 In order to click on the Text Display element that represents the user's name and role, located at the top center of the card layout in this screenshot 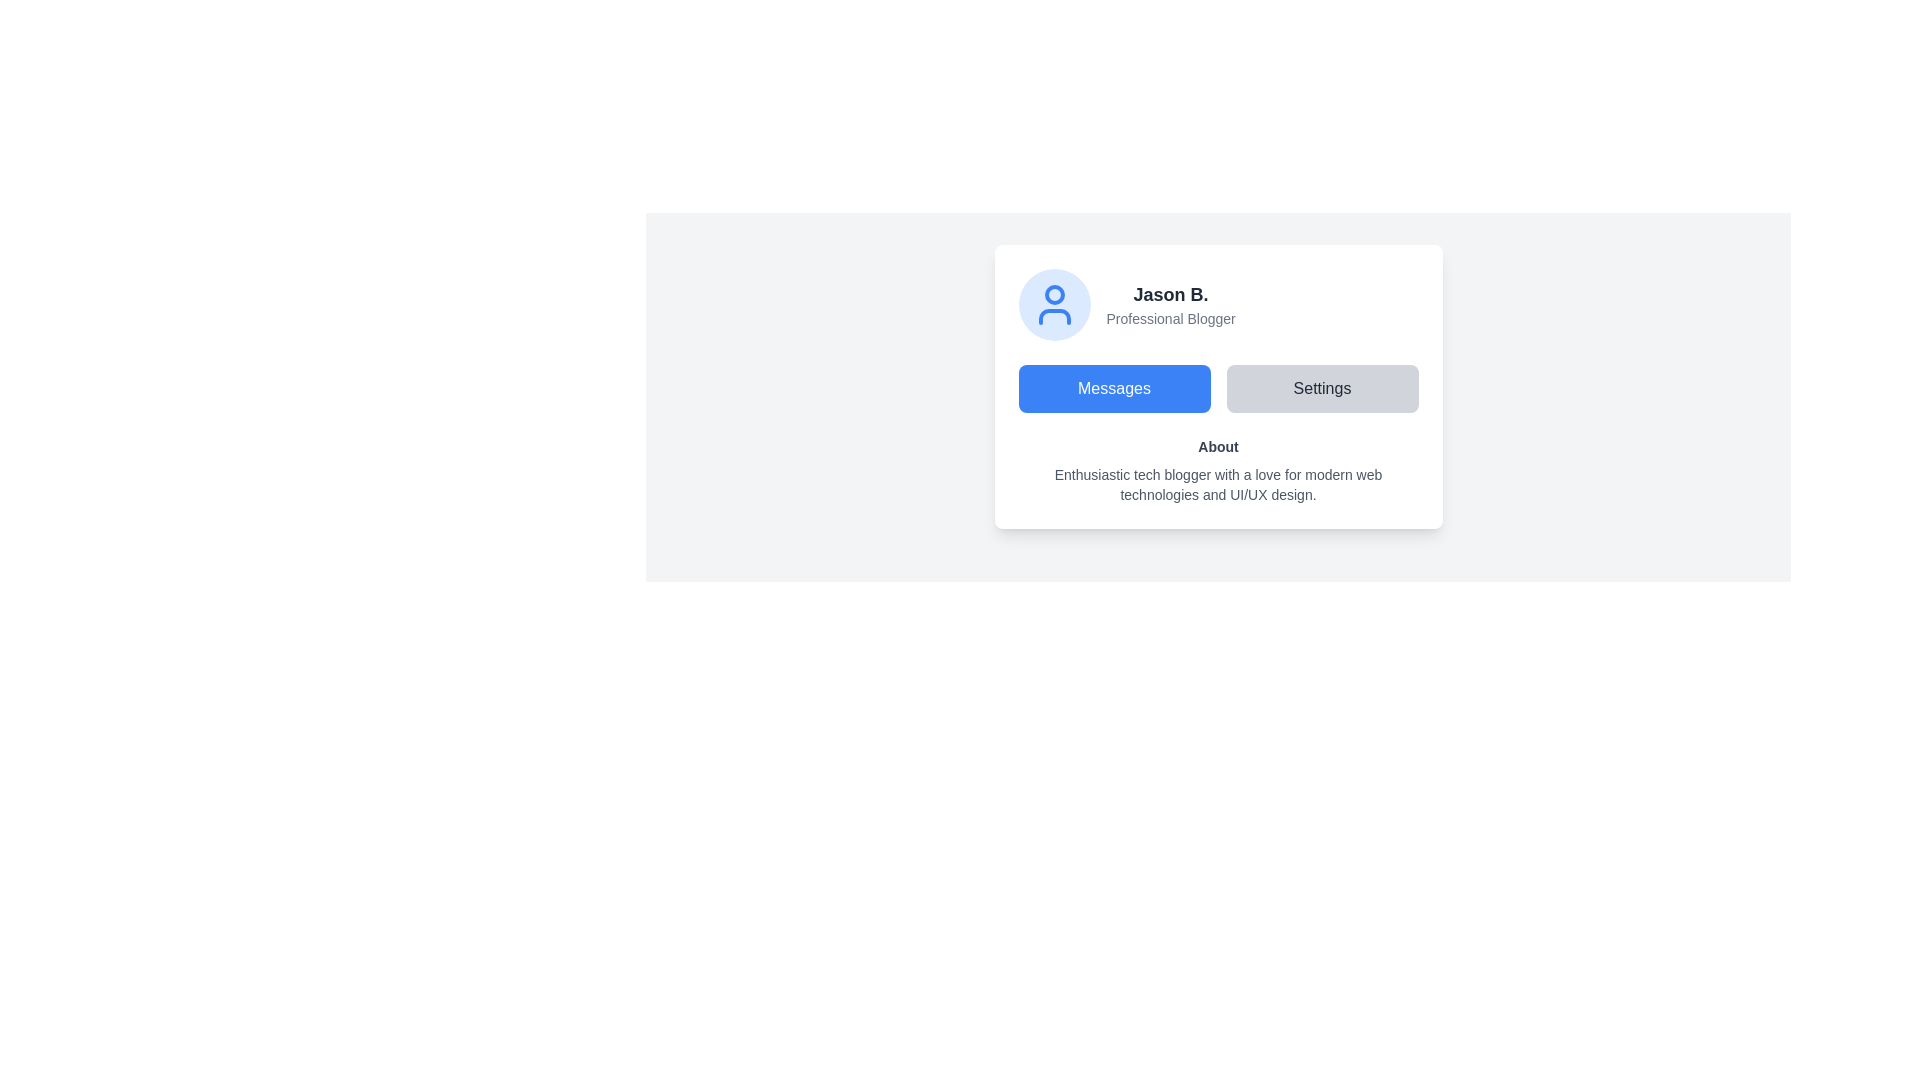, I will do `click(1171, 304)`.